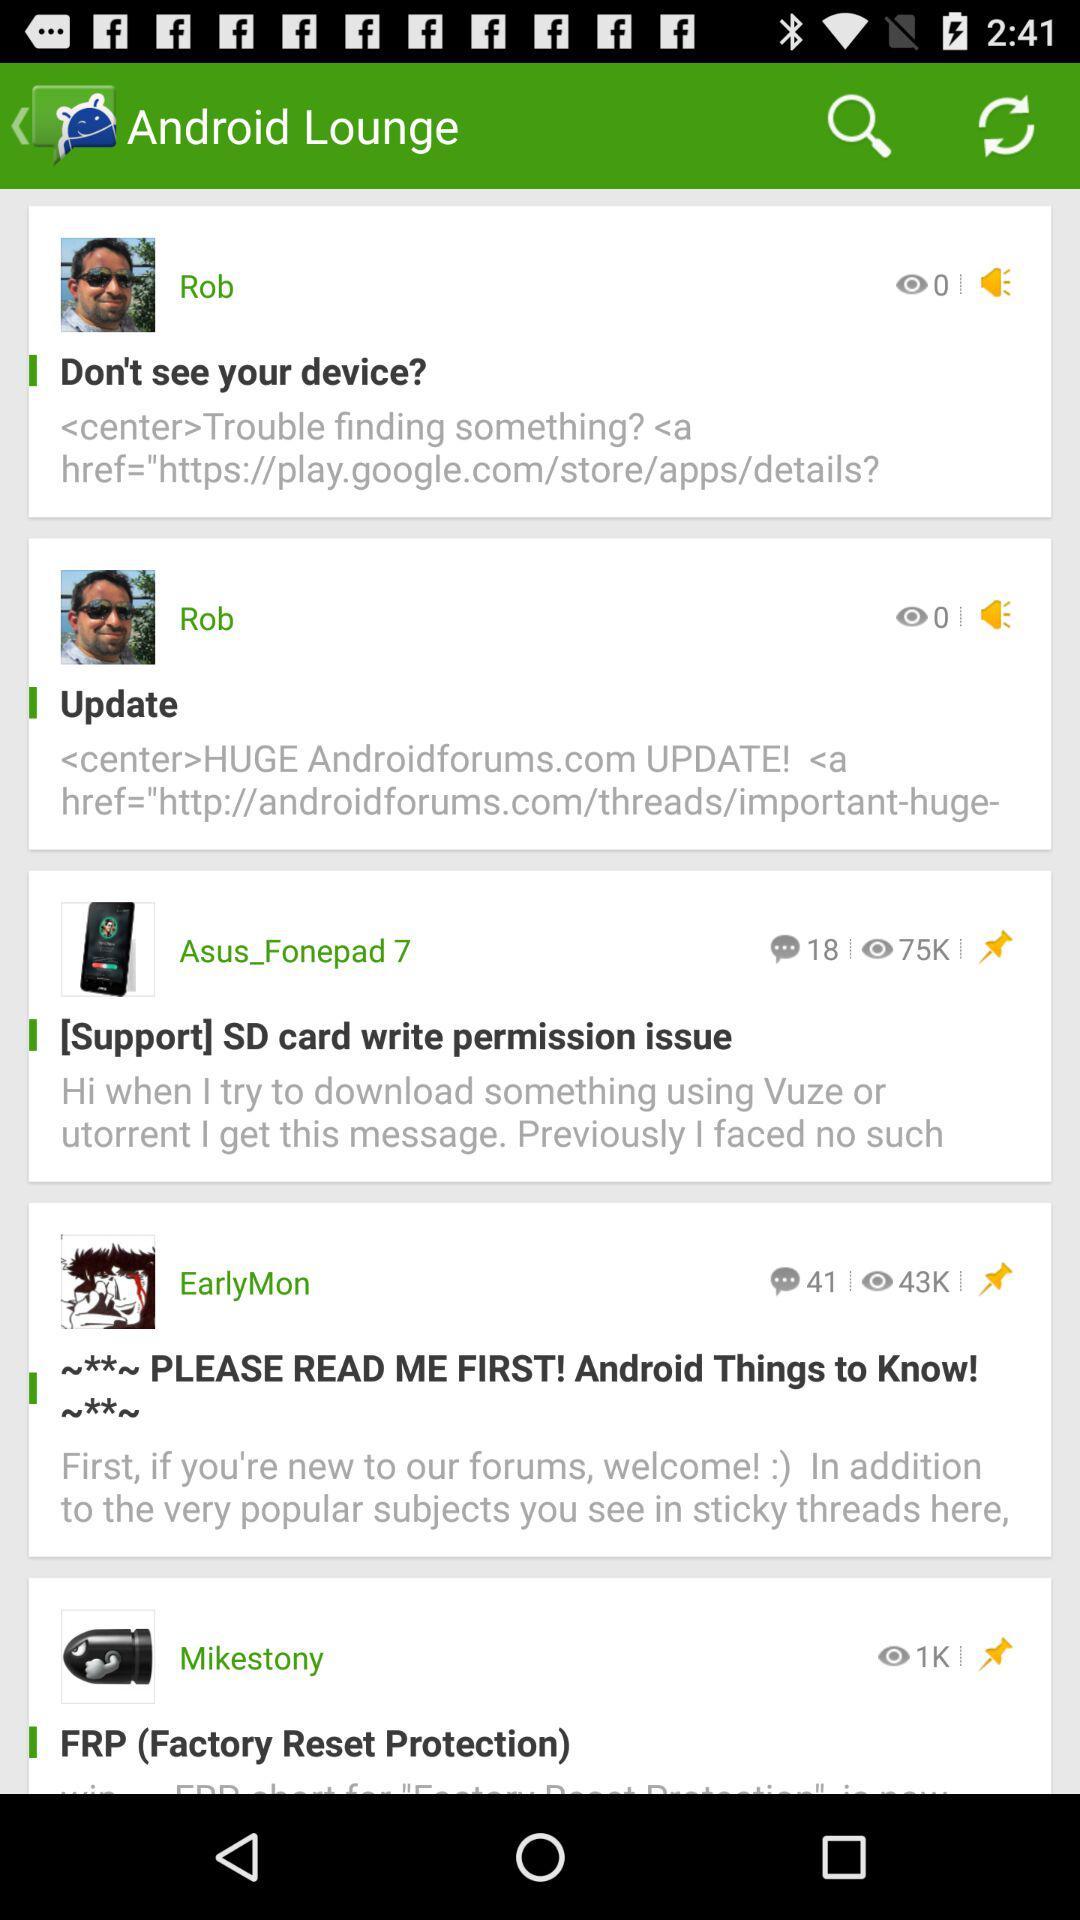 The image size is (1080, 1920). Describe the element at coordinates (523, 1387) in the screenshot. I see `please read me` at that location.